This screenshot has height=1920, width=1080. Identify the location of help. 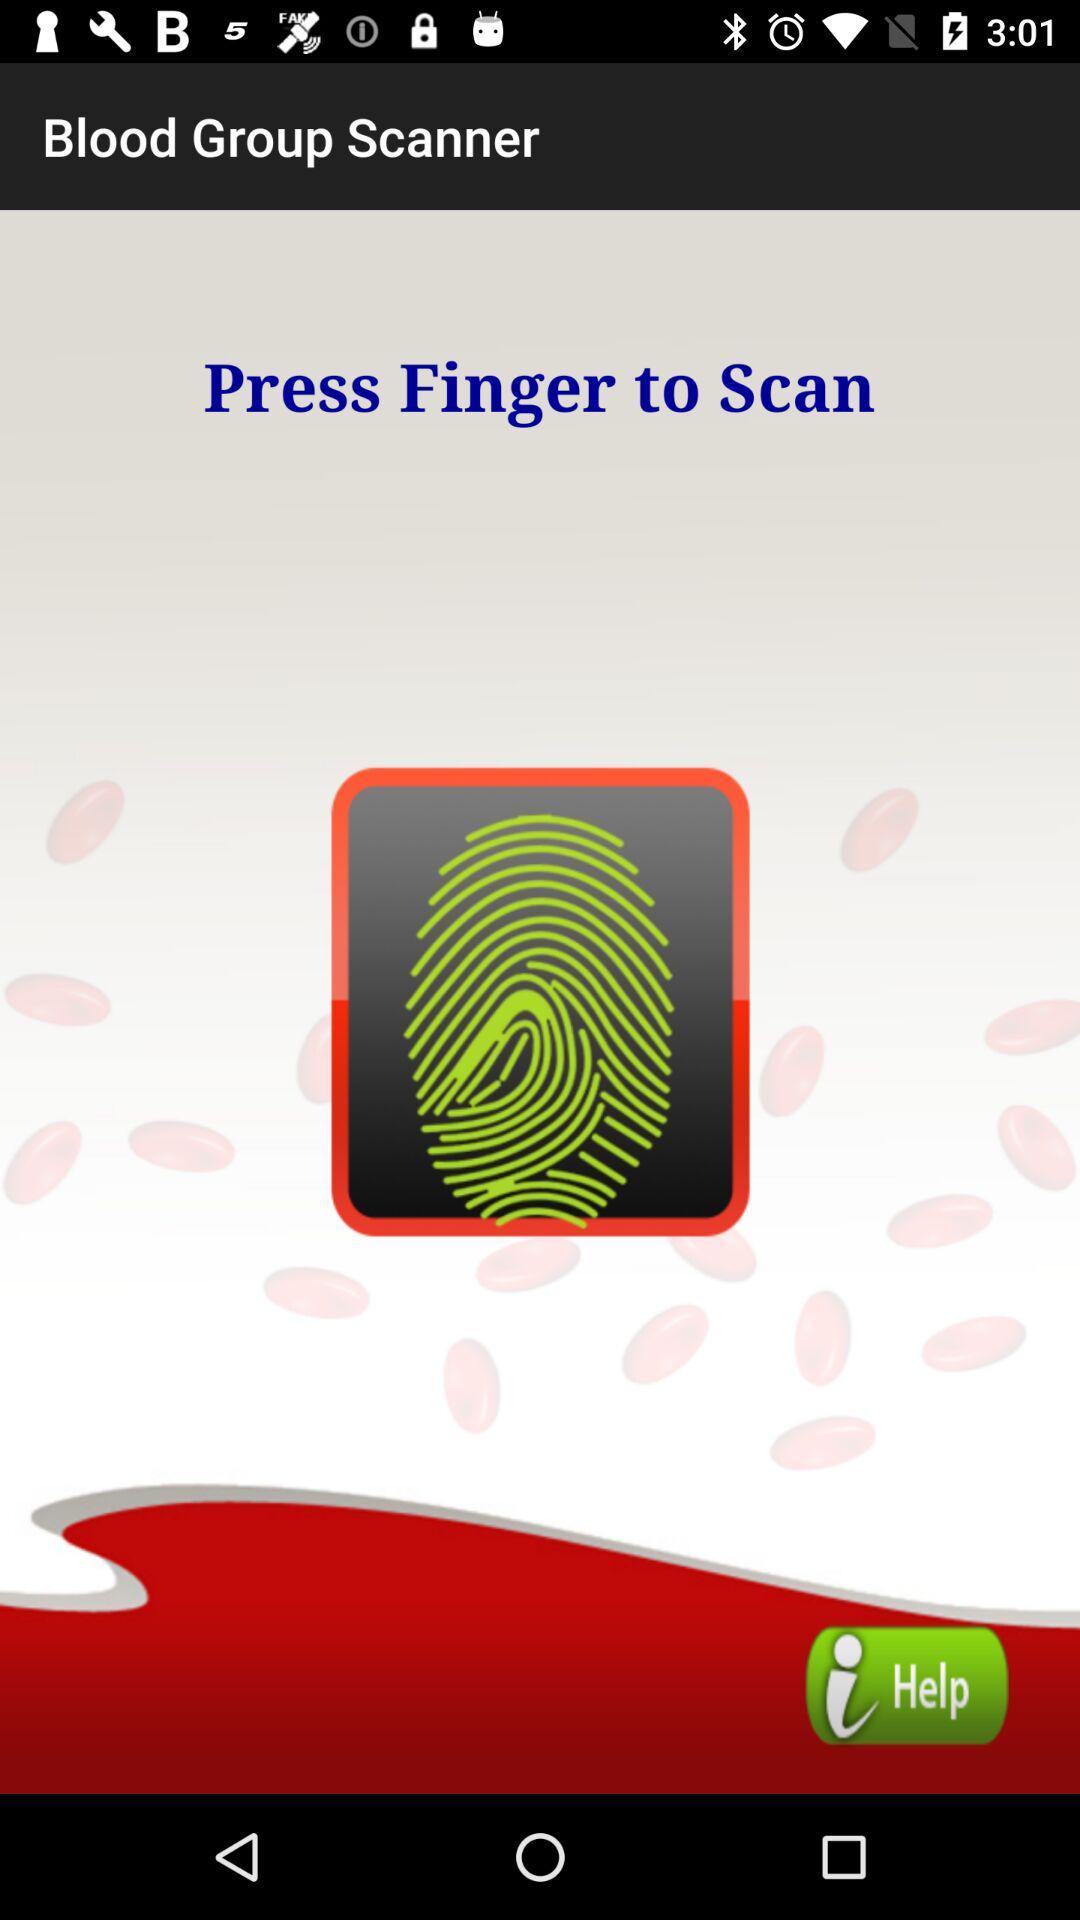
(907, 1684).